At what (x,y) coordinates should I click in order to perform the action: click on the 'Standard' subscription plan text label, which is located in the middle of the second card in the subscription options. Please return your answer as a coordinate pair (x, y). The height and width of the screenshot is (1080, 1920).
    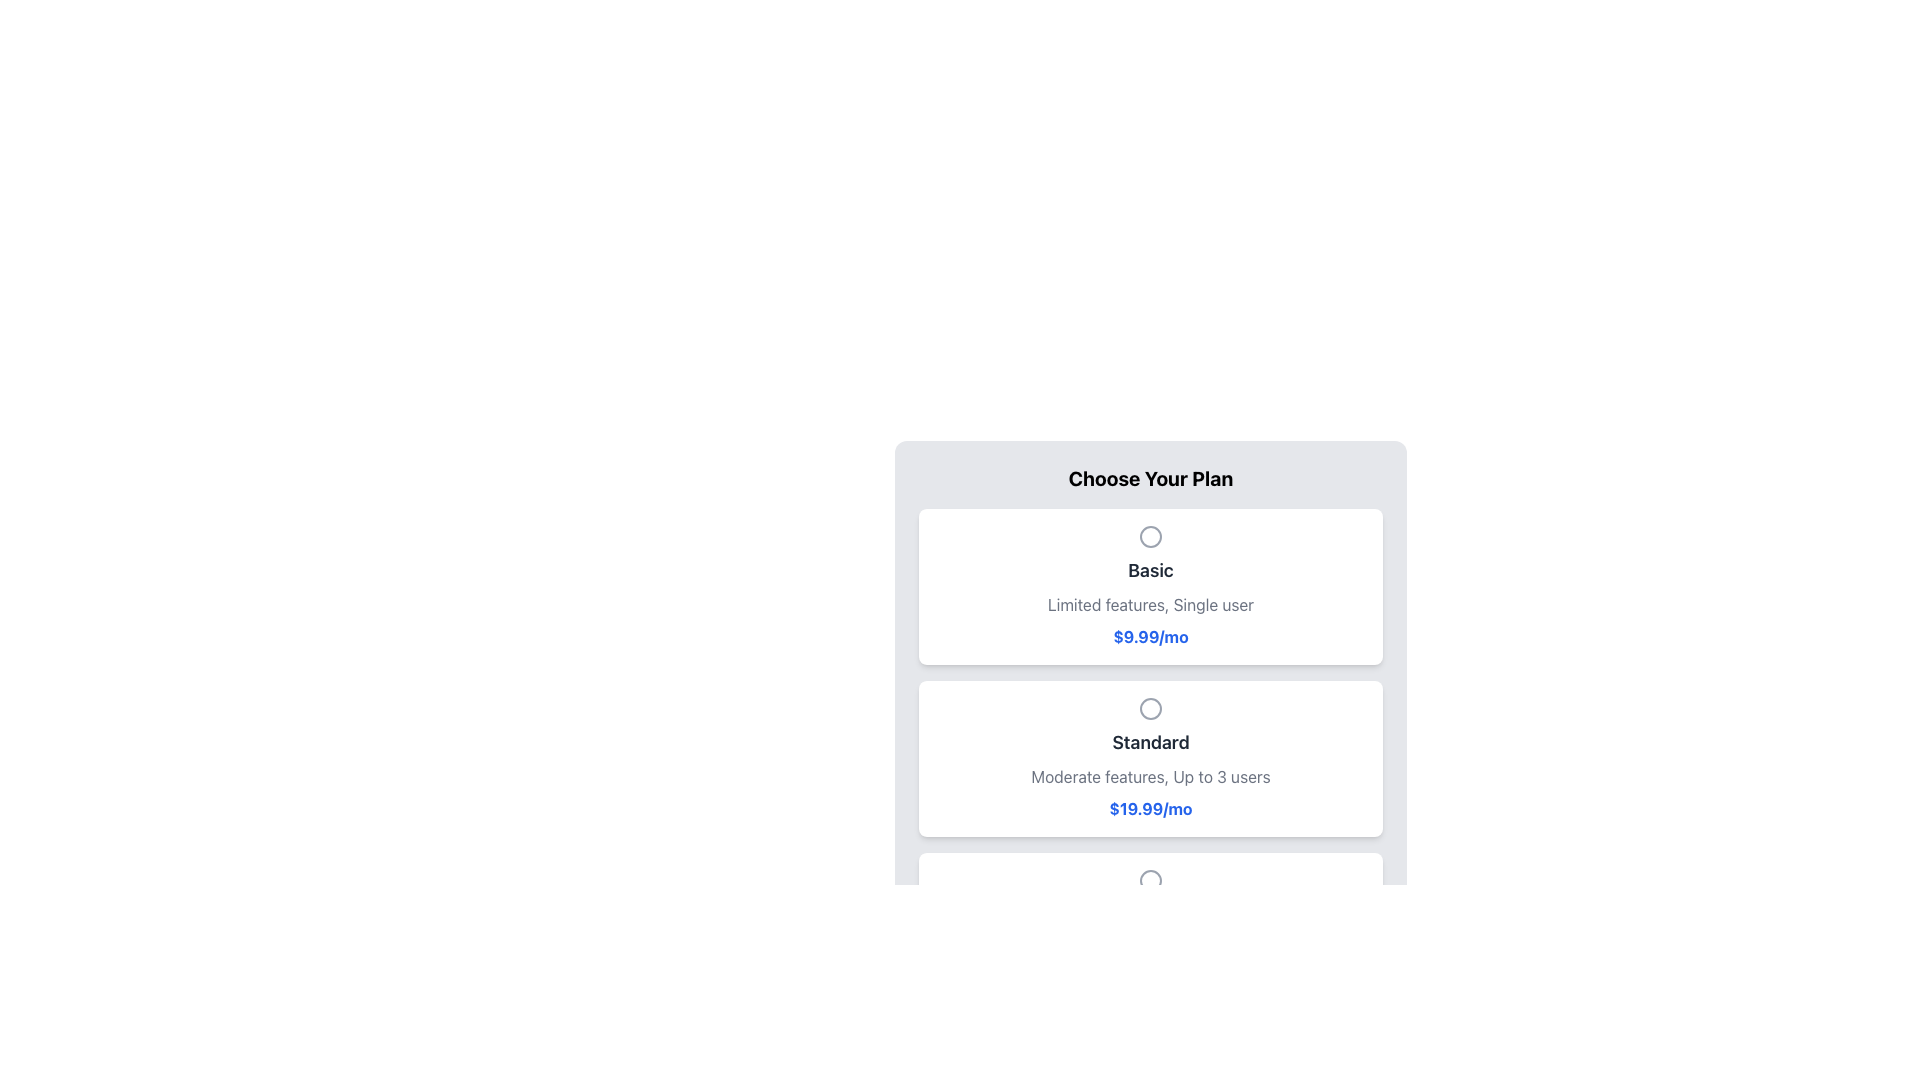
    Looking at the image, I should click on (1151, 743).